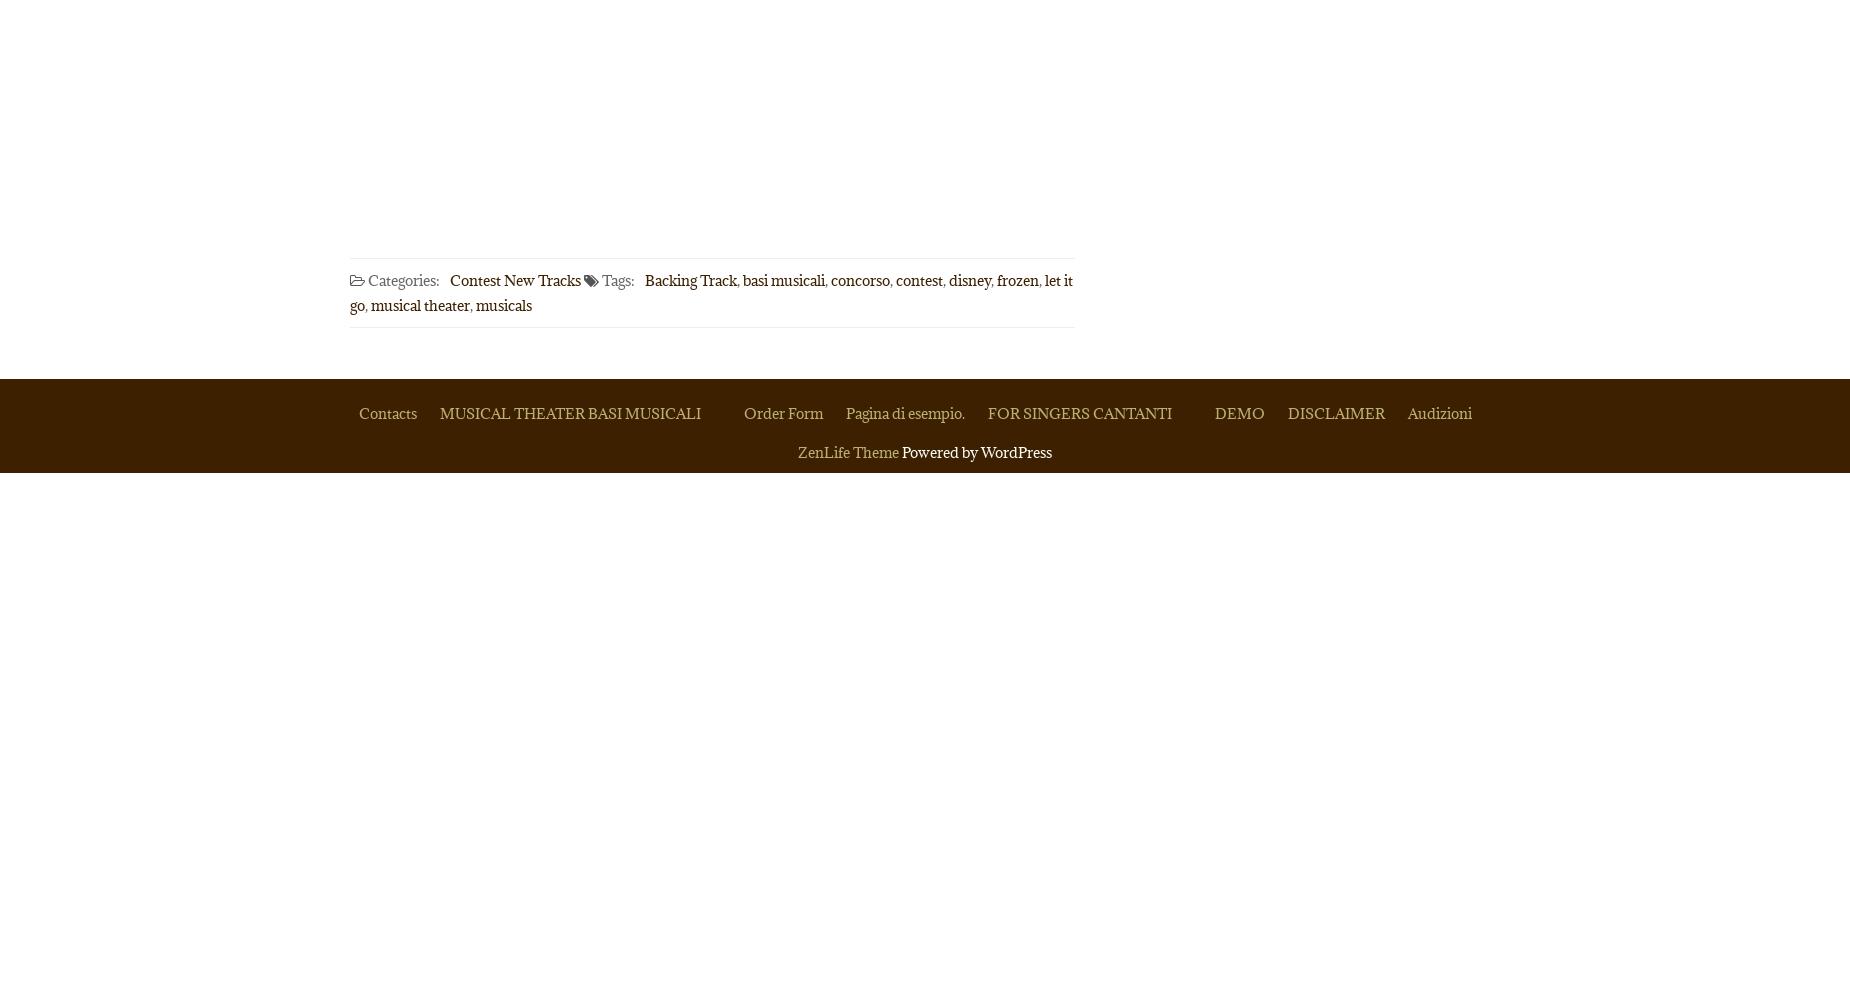 The width and height of the screenshot is (1850, 1000). What do you see at coordinates (587, 413) in the screenshot?
I see `'BASI MUSICALI'` at bounding box center [587, 413].